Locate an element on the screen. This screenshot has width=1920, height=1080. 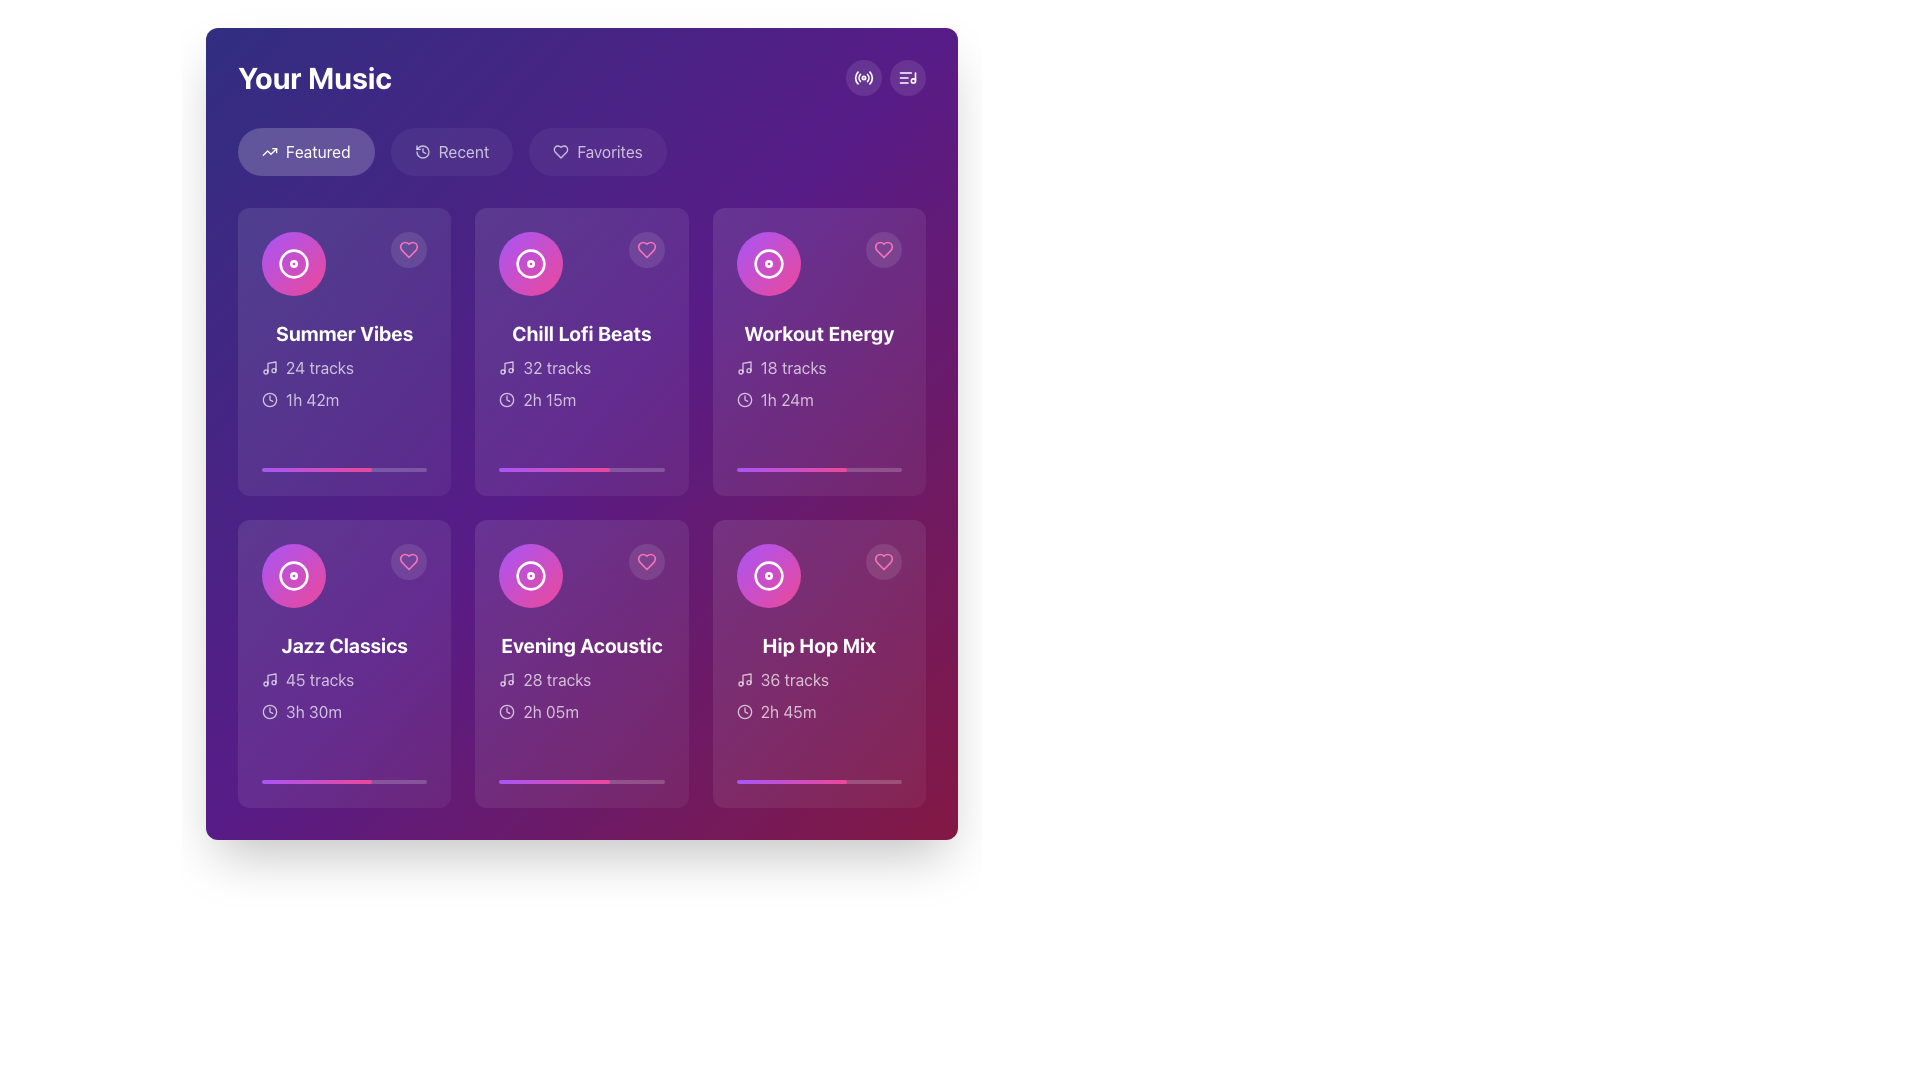
the circular button with a musical note icon located at the top-right corner of the interface is located at coordinates (906, 76).